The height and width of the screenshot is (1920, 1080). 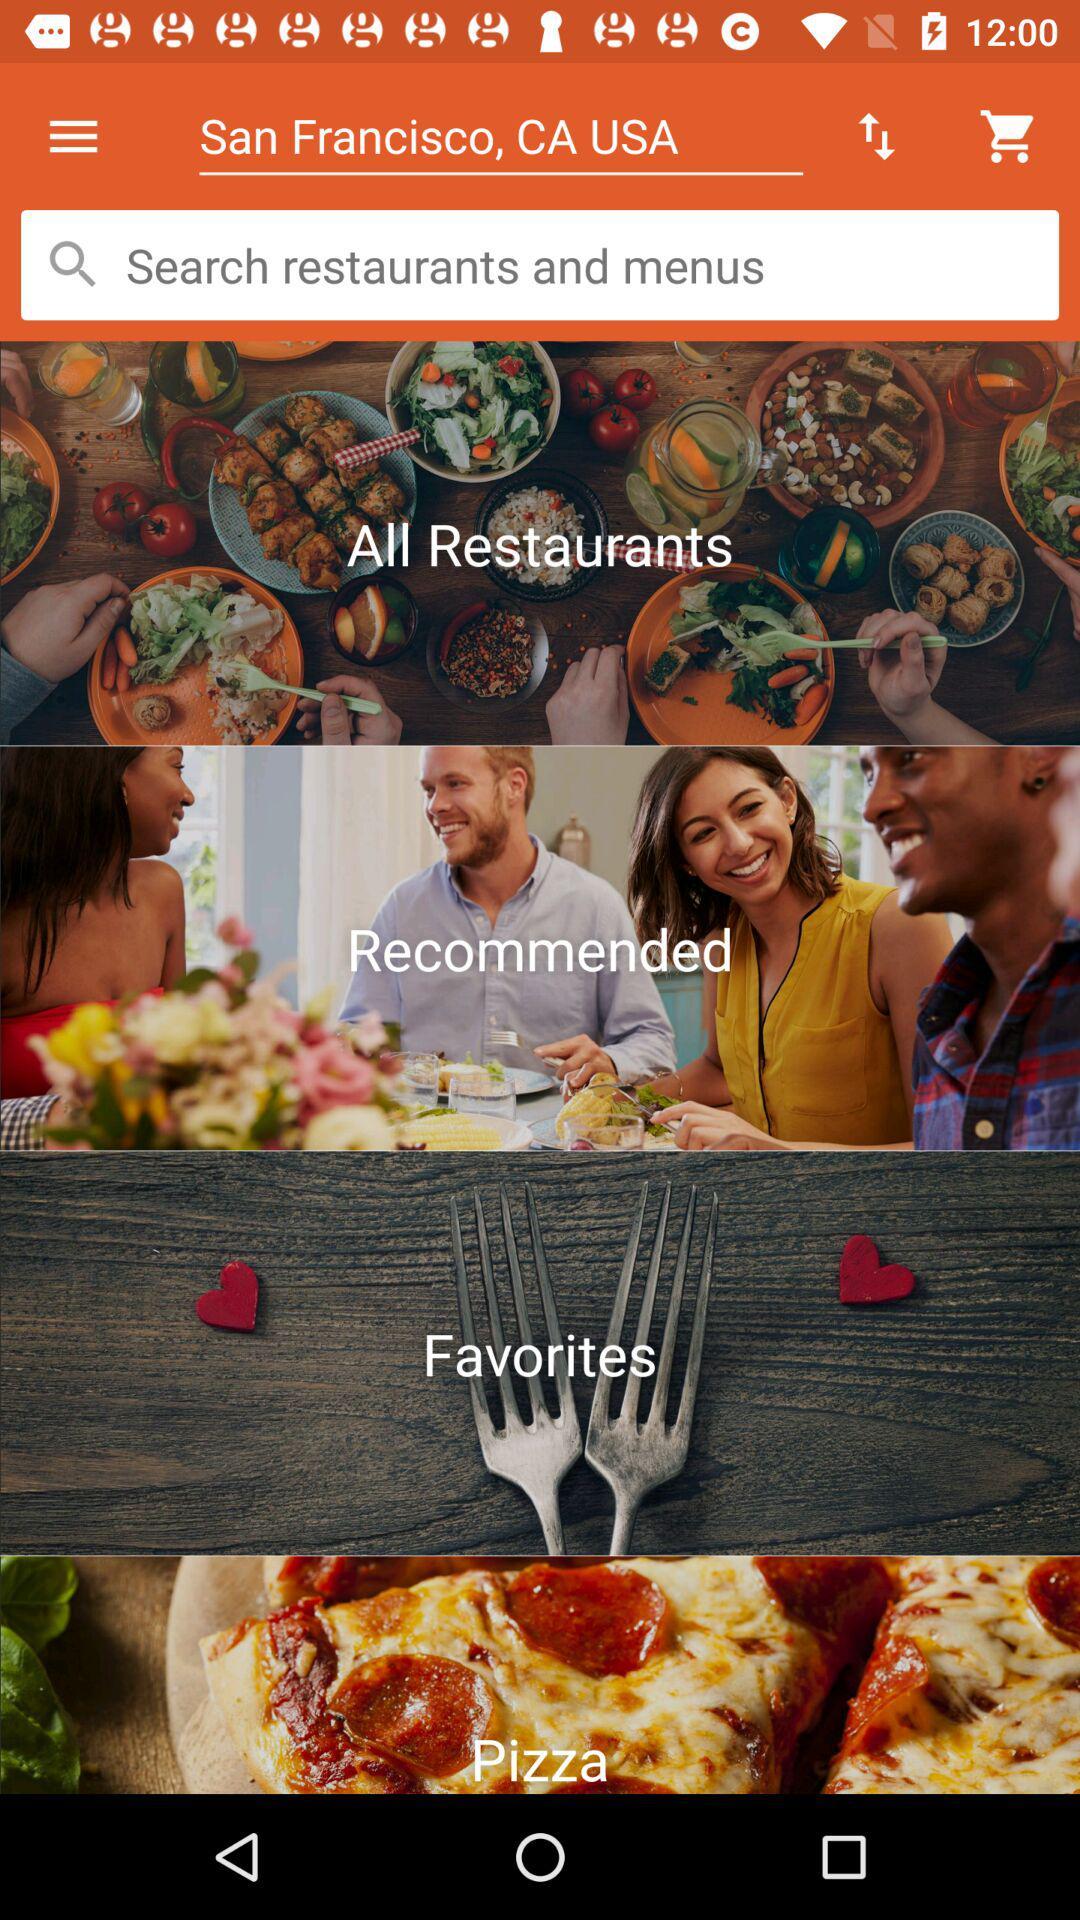 I want to click on the restaurants and menus to search, so click(x=540, y=264).